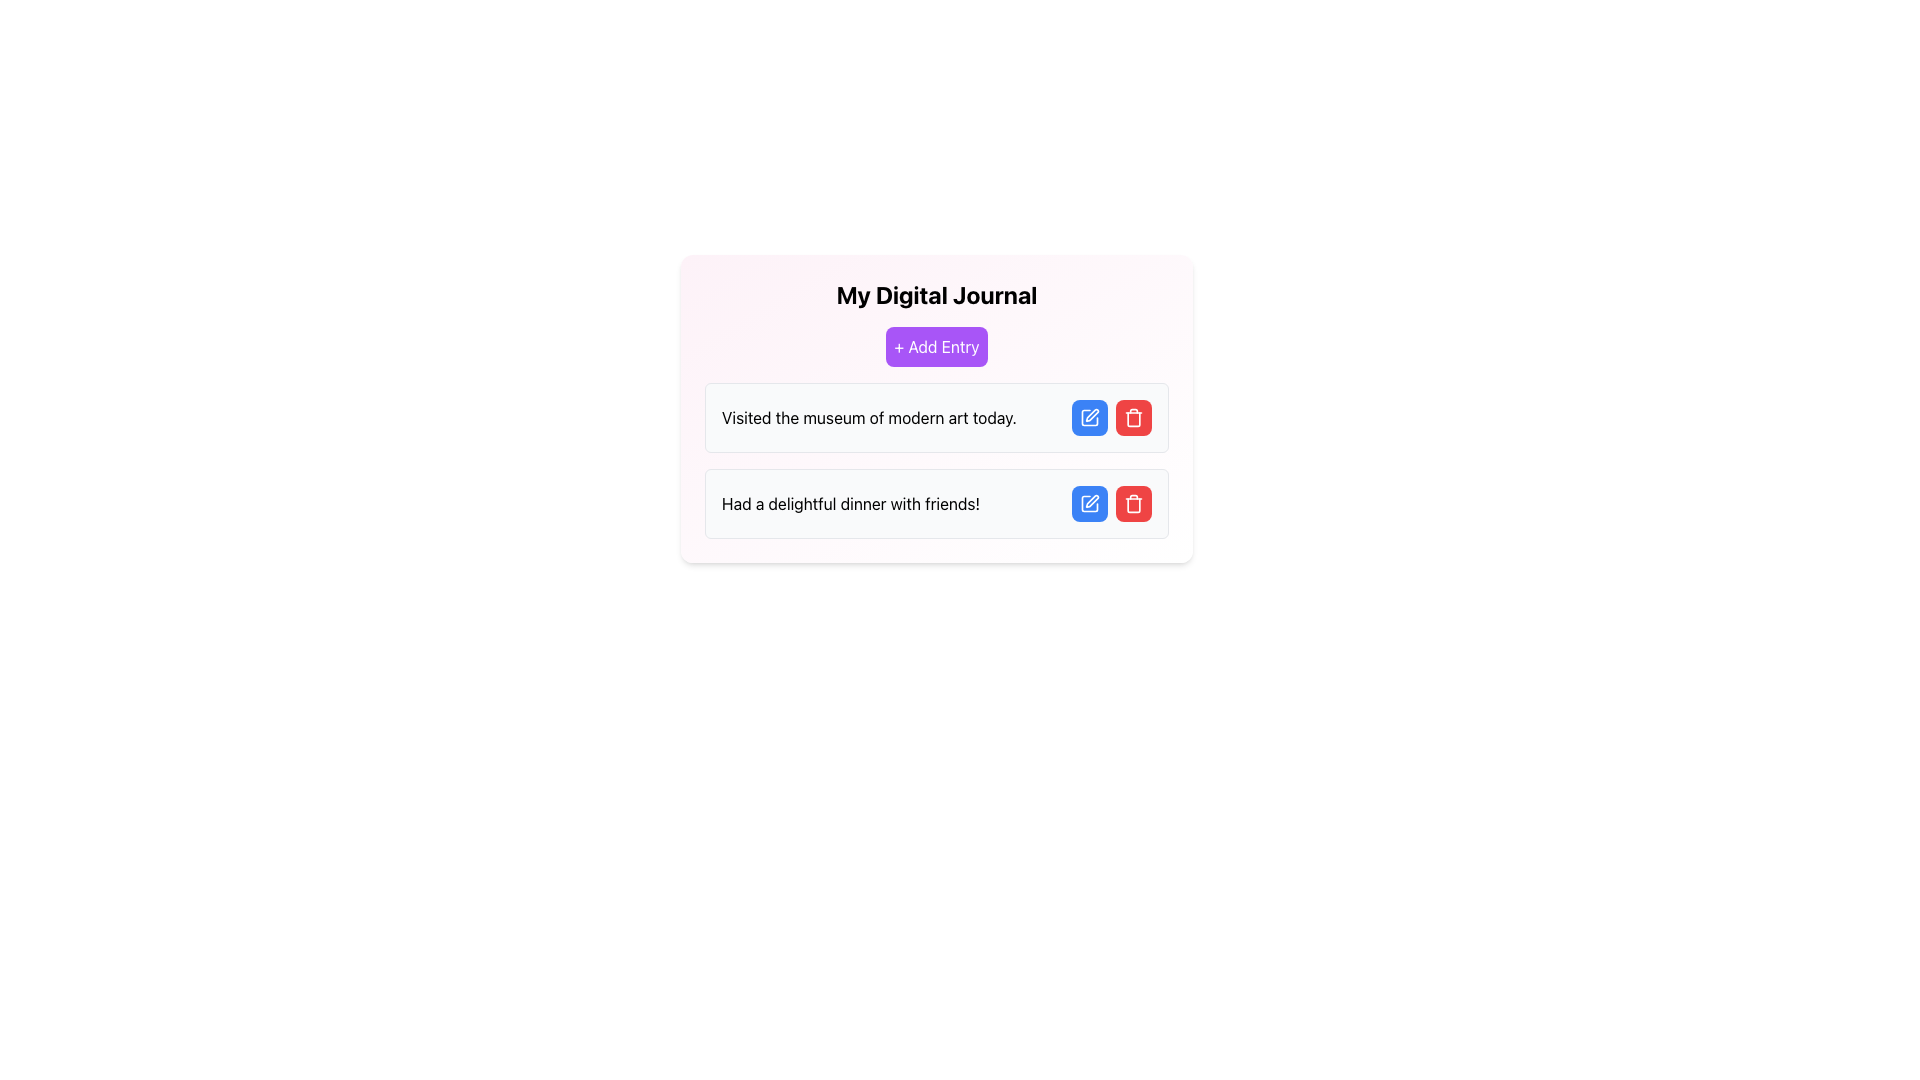 Image resolution: width=1920 pixels, height=1080 pixels. Describe the element at coordinates (1133, 503) in the screenshot. I see `the trash icon located within the red delete button` at that location.